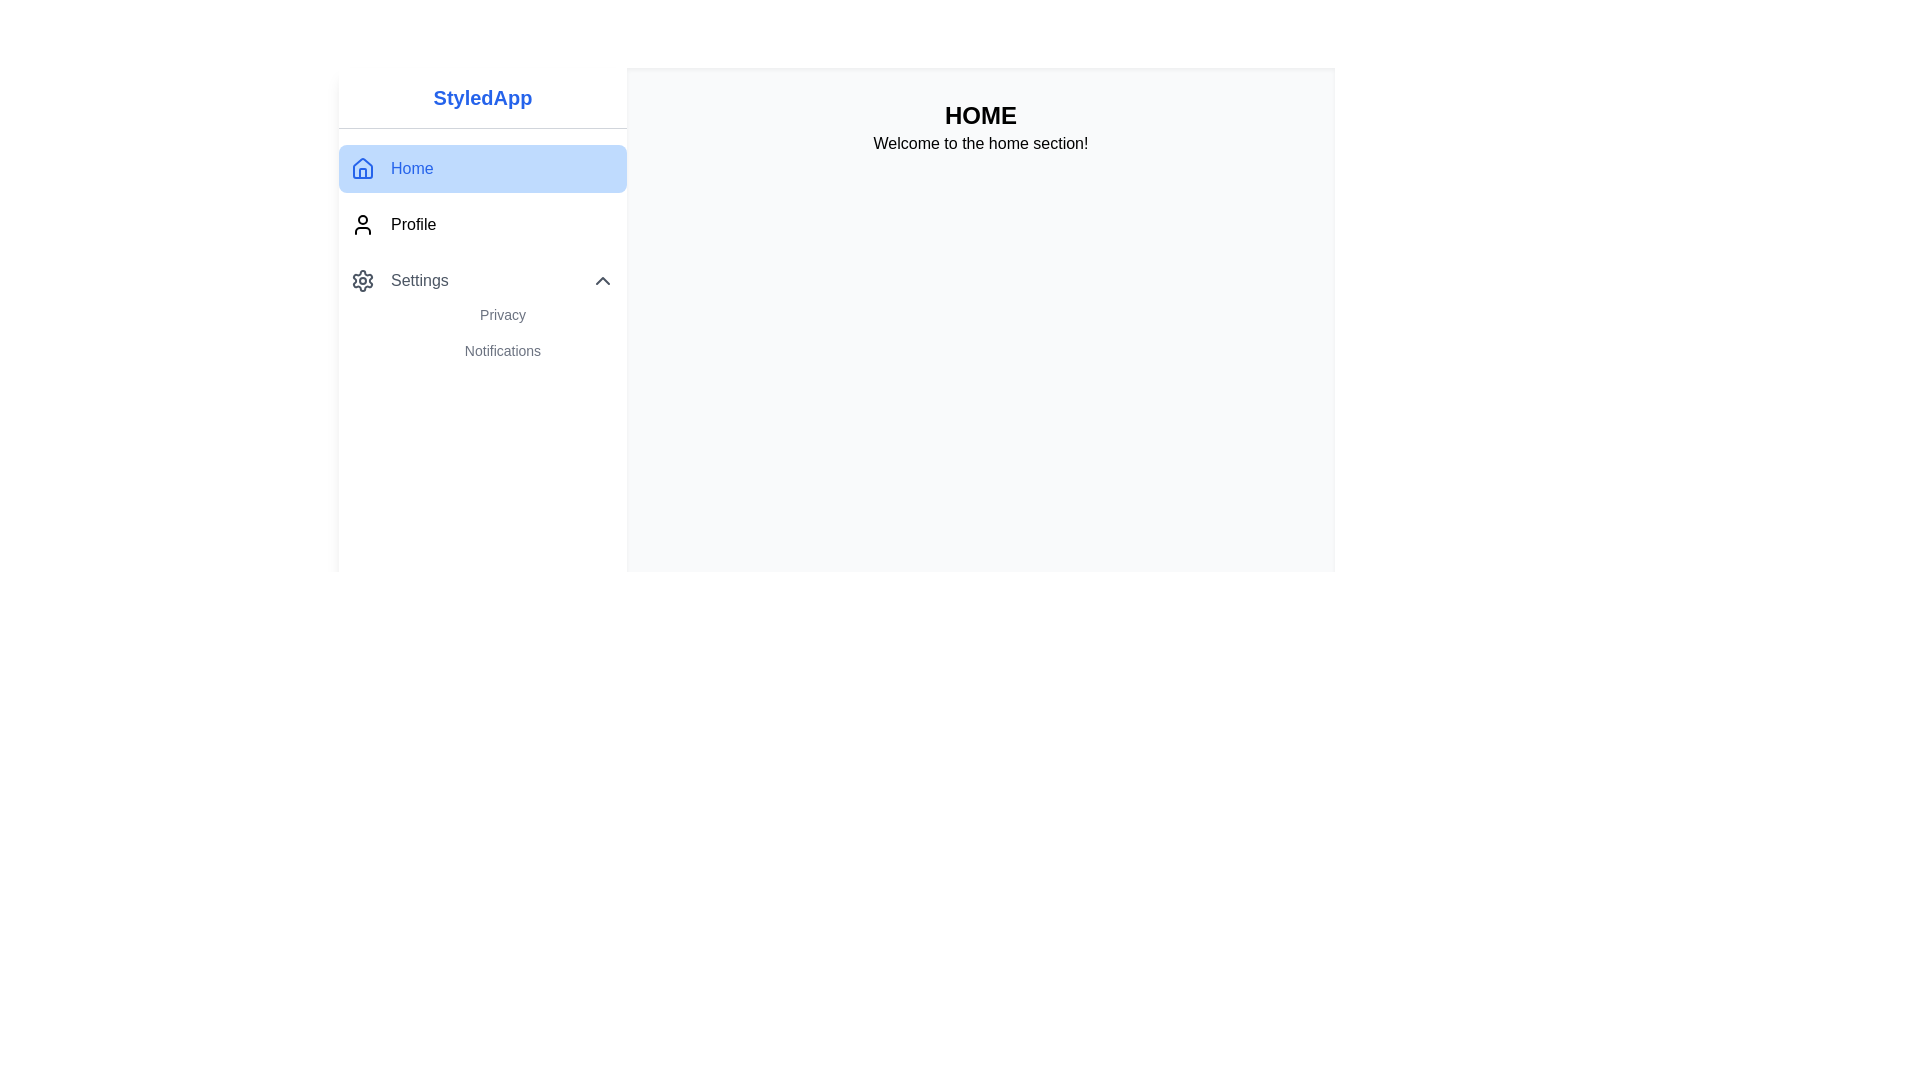 This screenshot has width=1920, height=1080. Describe the element at coordinates (363, 167) in the screenshot. I see `the house icon in the sidebar, which serves as the 'Home' option in the navigation menu, prominently located at the top` at that location.